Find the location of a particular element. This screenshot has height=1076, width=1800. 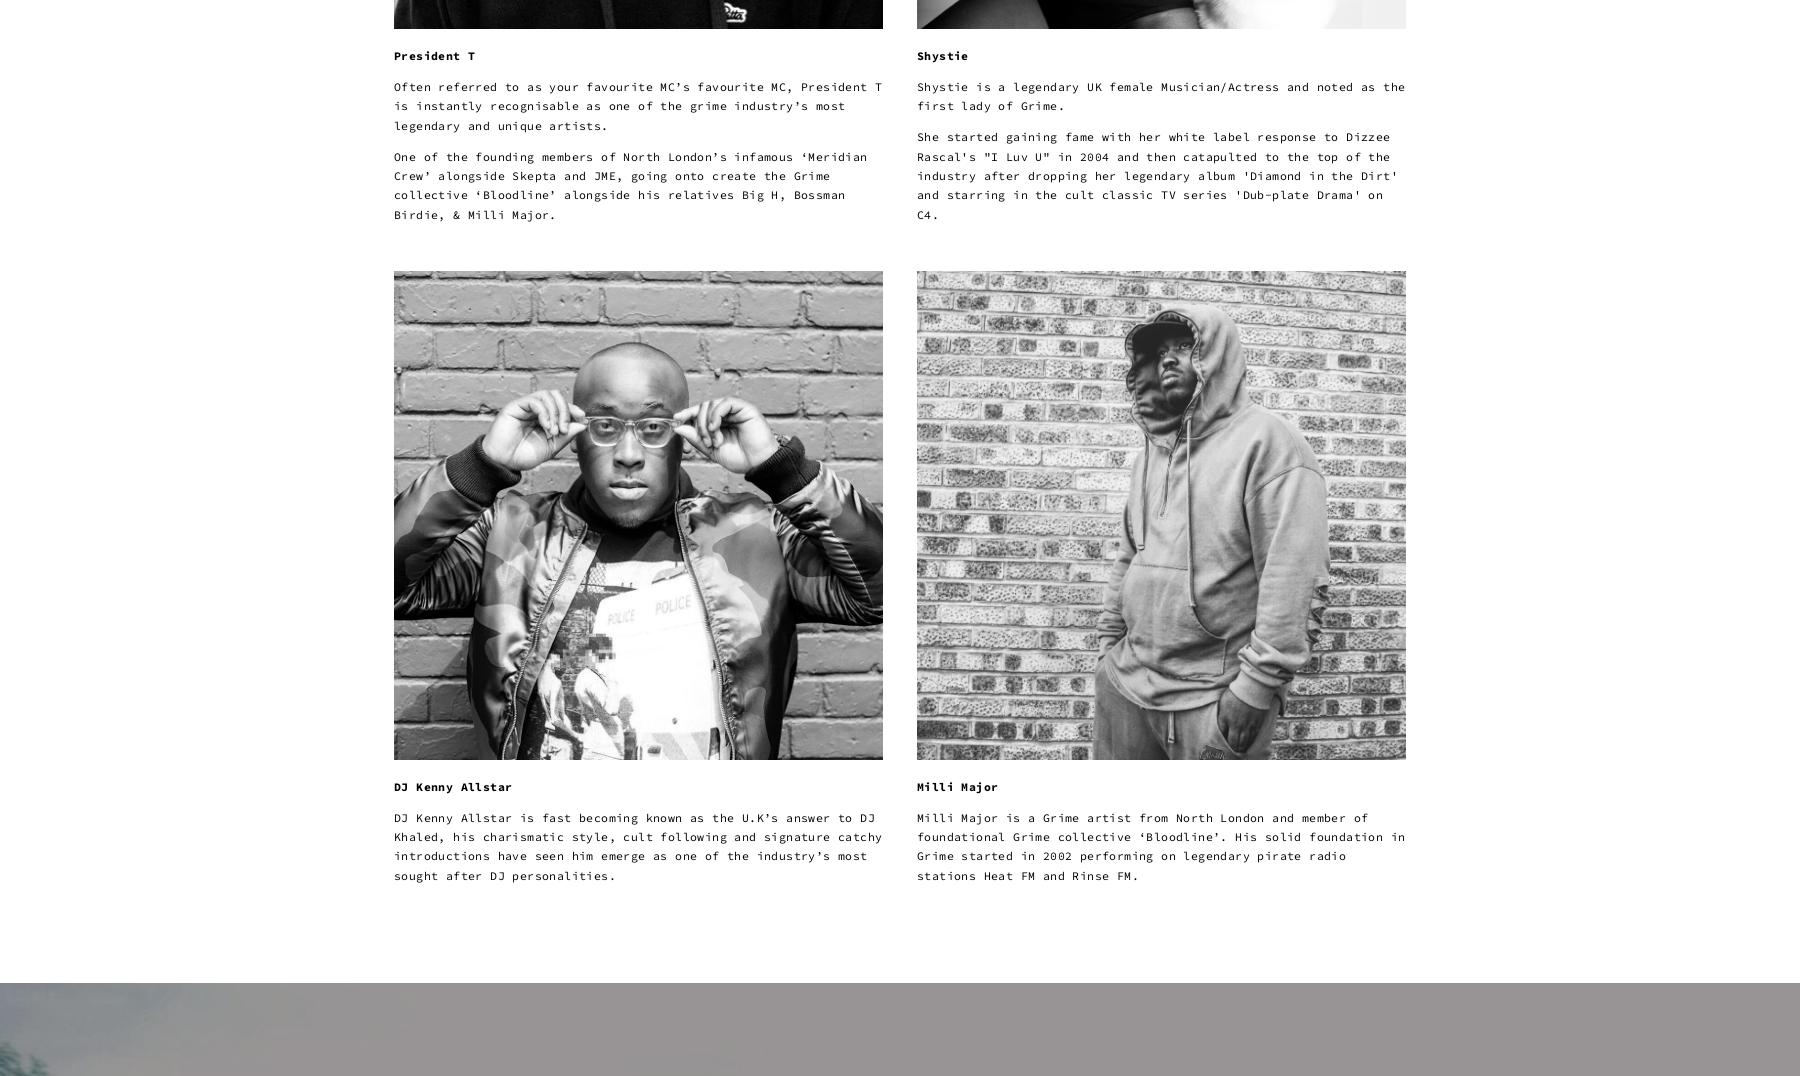

'She started gaining fame with her white label response to Dizzee Rascal's "I Luv U" in 2004 and then catapulted to the top of the industry after dropping her legendary album 'Diamond in the Dirt' and starring in the cult classic TV series 'Dub-plate Drama' on C4.' is located at coordinates (1156, 175).